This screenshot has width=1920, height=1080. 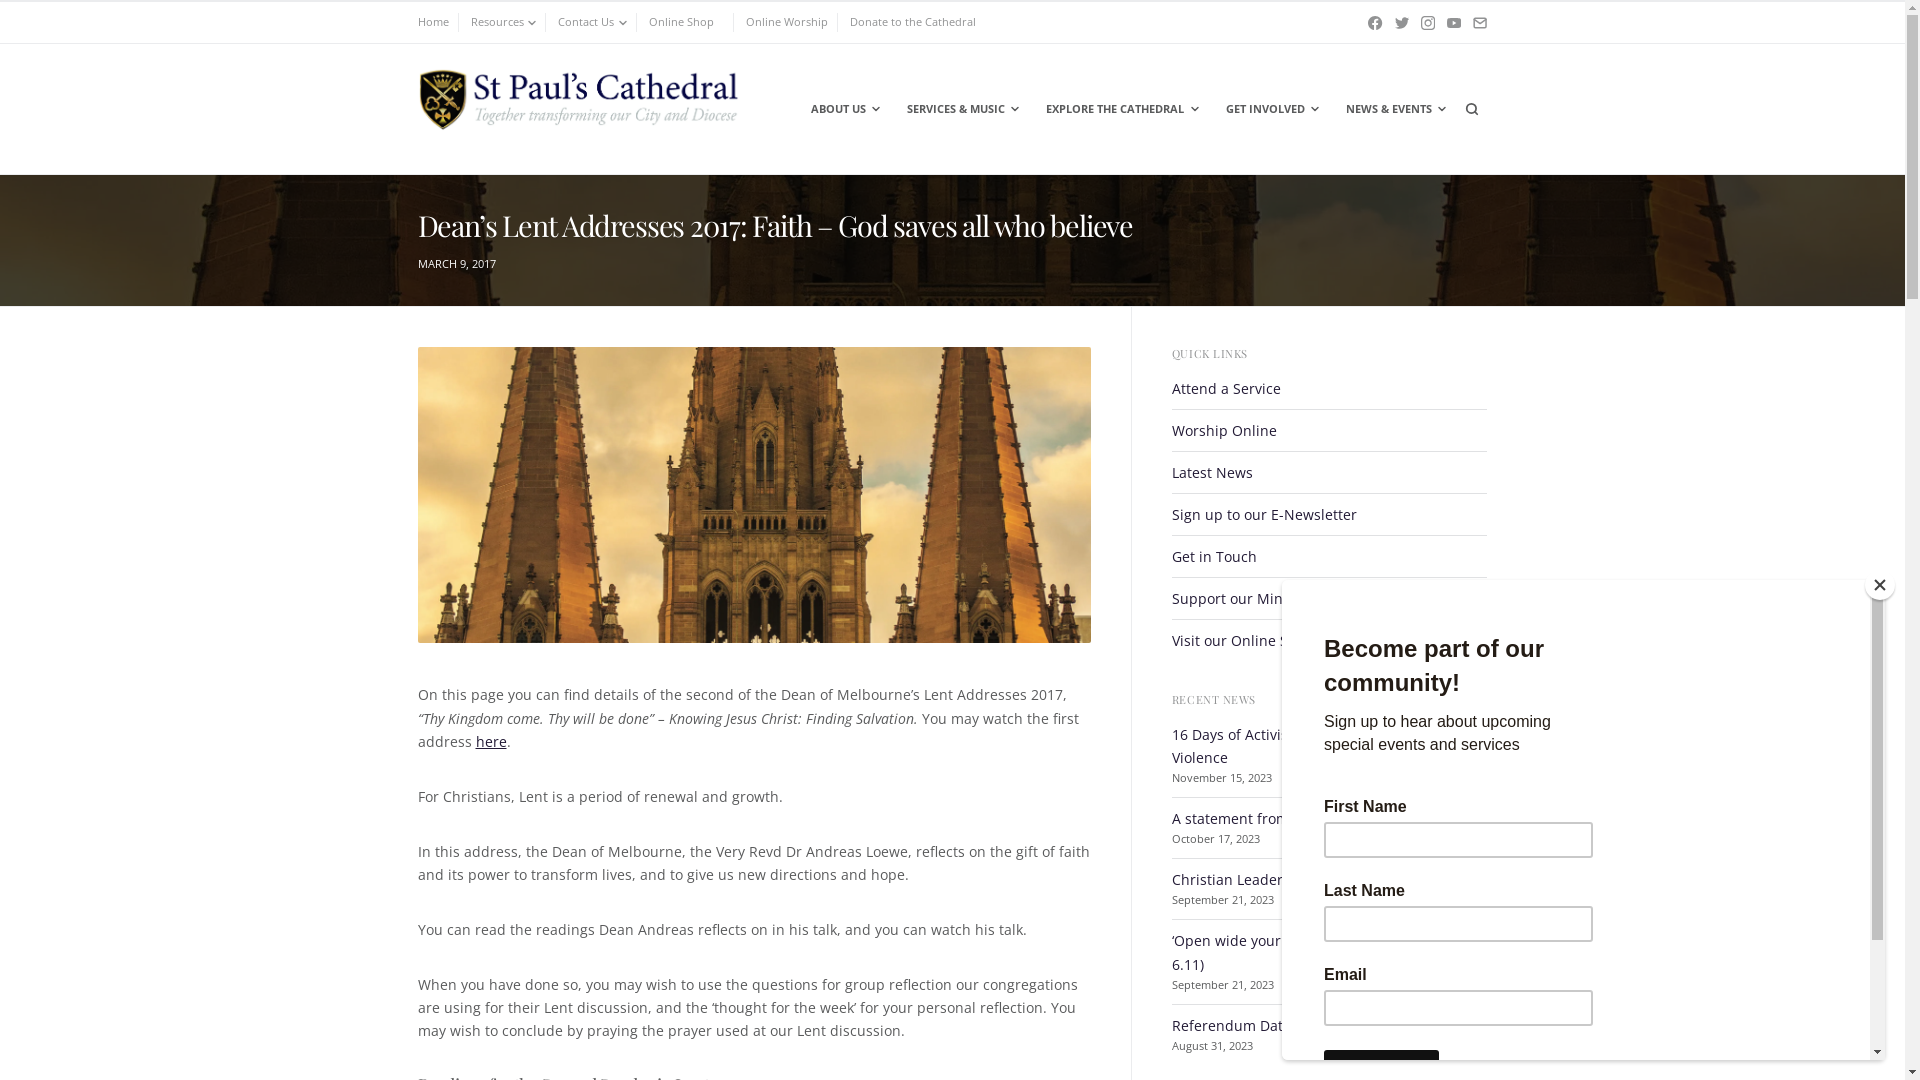 What do you see at coordinates (1373, 22) in the screenshot?
I see `'Facebook'` at bounding box center [1373, 22].